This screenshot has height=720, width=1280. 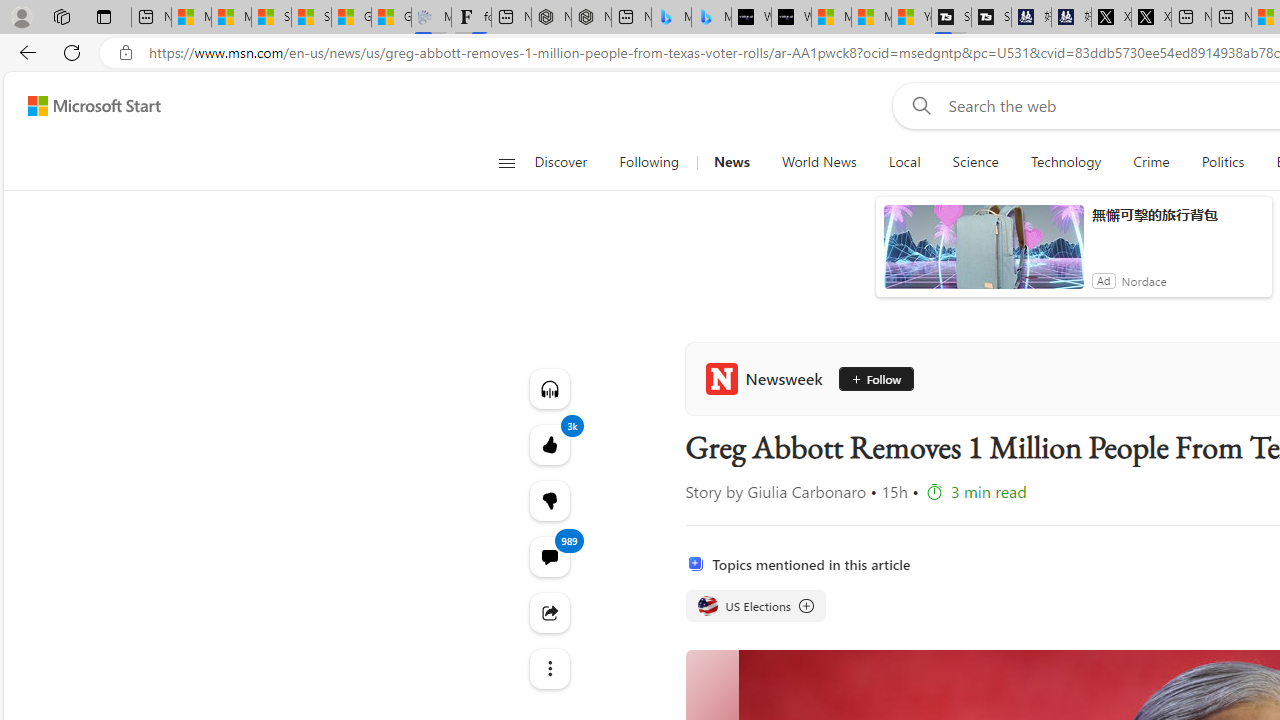 I want to click on 'Share this story', so click(x=549, y=612).